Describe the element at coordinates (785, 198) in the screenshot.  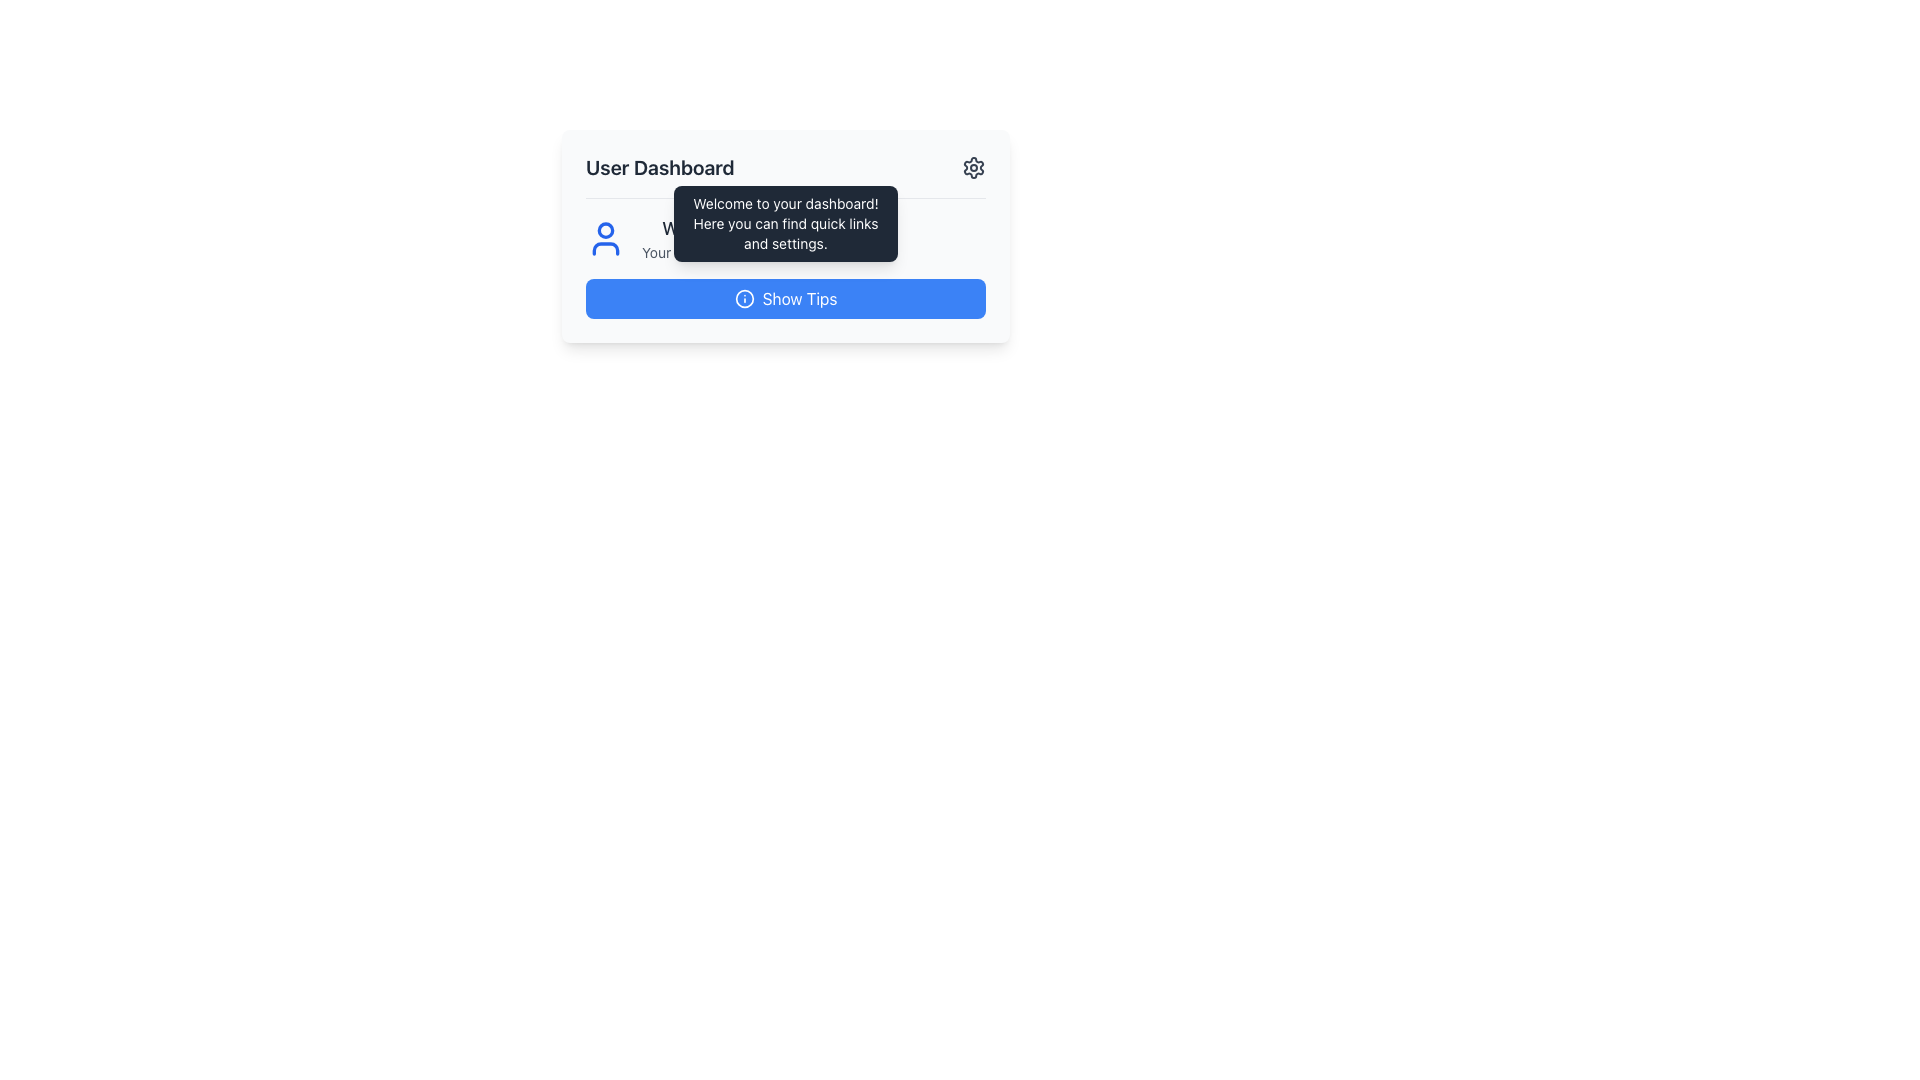
I see `the thin horizontal line that separates the header 'User Dashboard' from the greeting text 'Welcome, John Doe' in the user dashboard card` at that location.